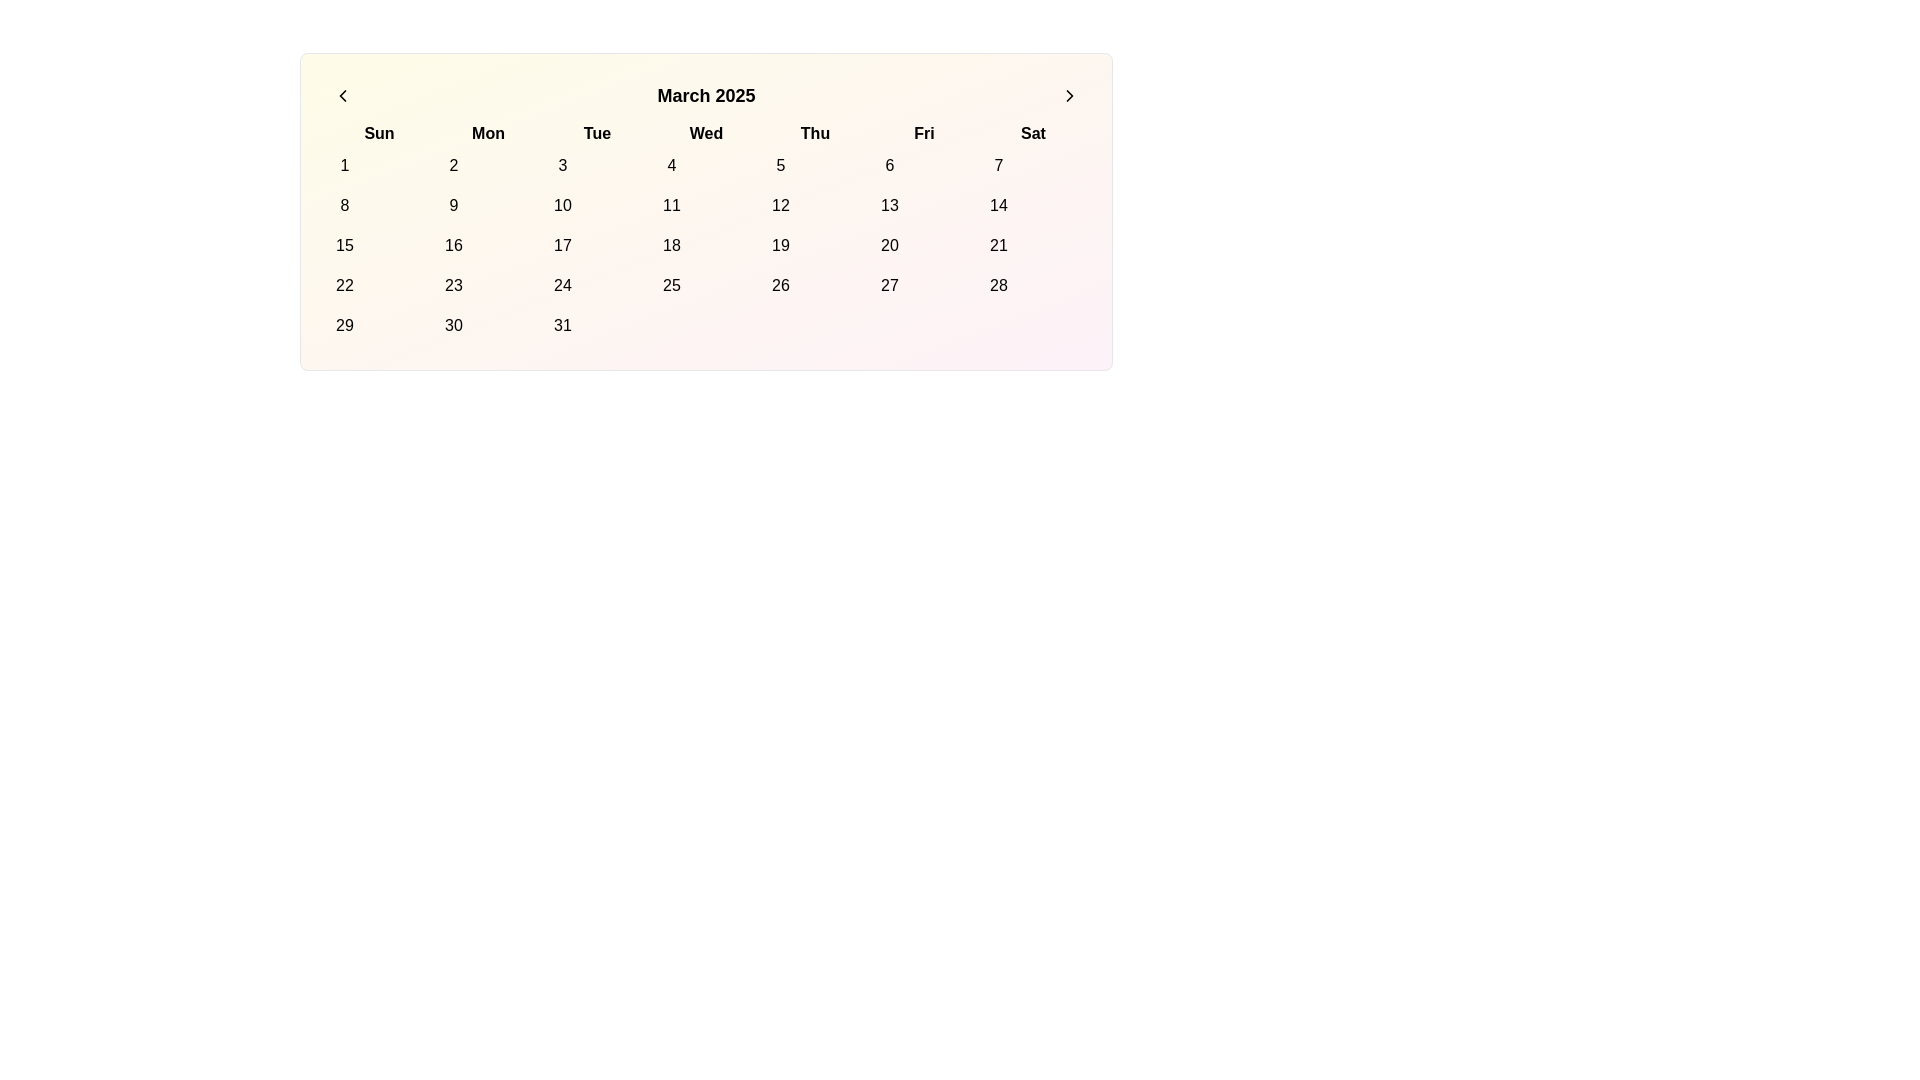 The image size is (1920, 1080). I want to click on the static text label displaying 'March 2025' at the top of the calendar interface, so click(706, 96).